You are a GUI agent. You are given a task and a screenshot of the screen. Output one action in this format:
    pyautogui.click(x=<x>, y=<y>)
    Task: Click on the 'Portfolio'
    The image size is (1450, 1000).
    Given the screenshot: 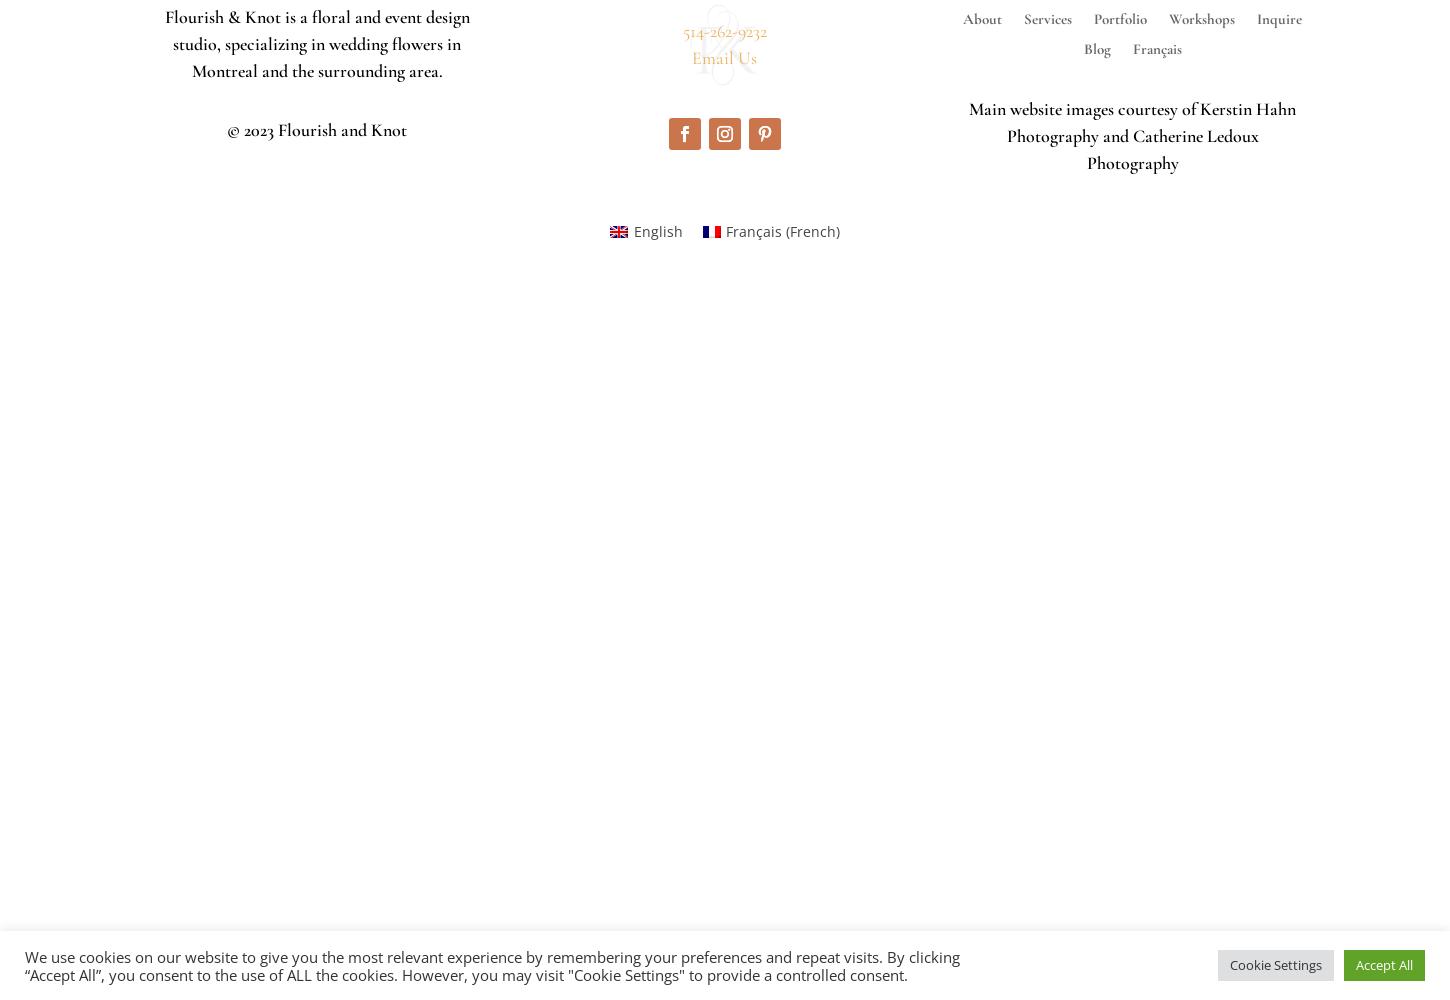 What is the action you would take?
    pyautogui.click(x=1119, y=19)
    